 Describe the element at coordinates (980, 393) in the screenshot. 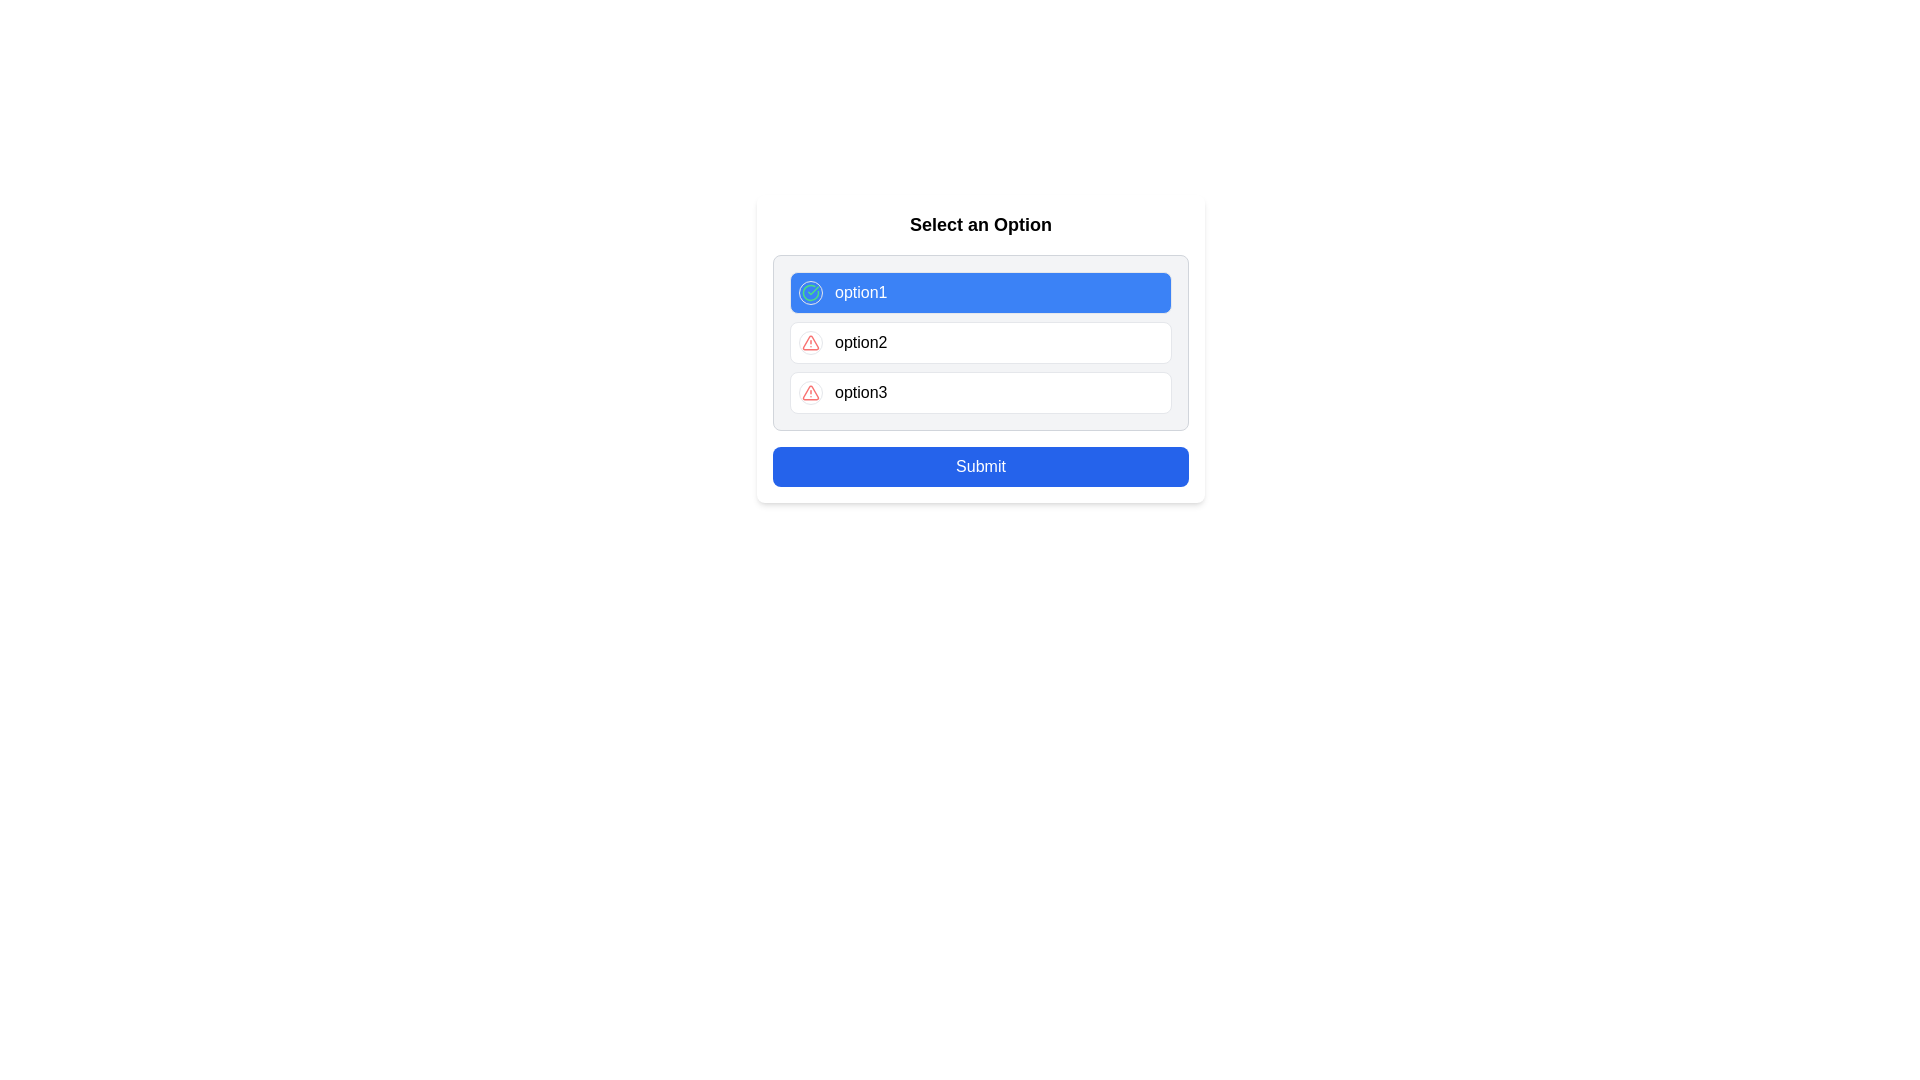

I see `the third selectable option box in the list of choices` at that location.